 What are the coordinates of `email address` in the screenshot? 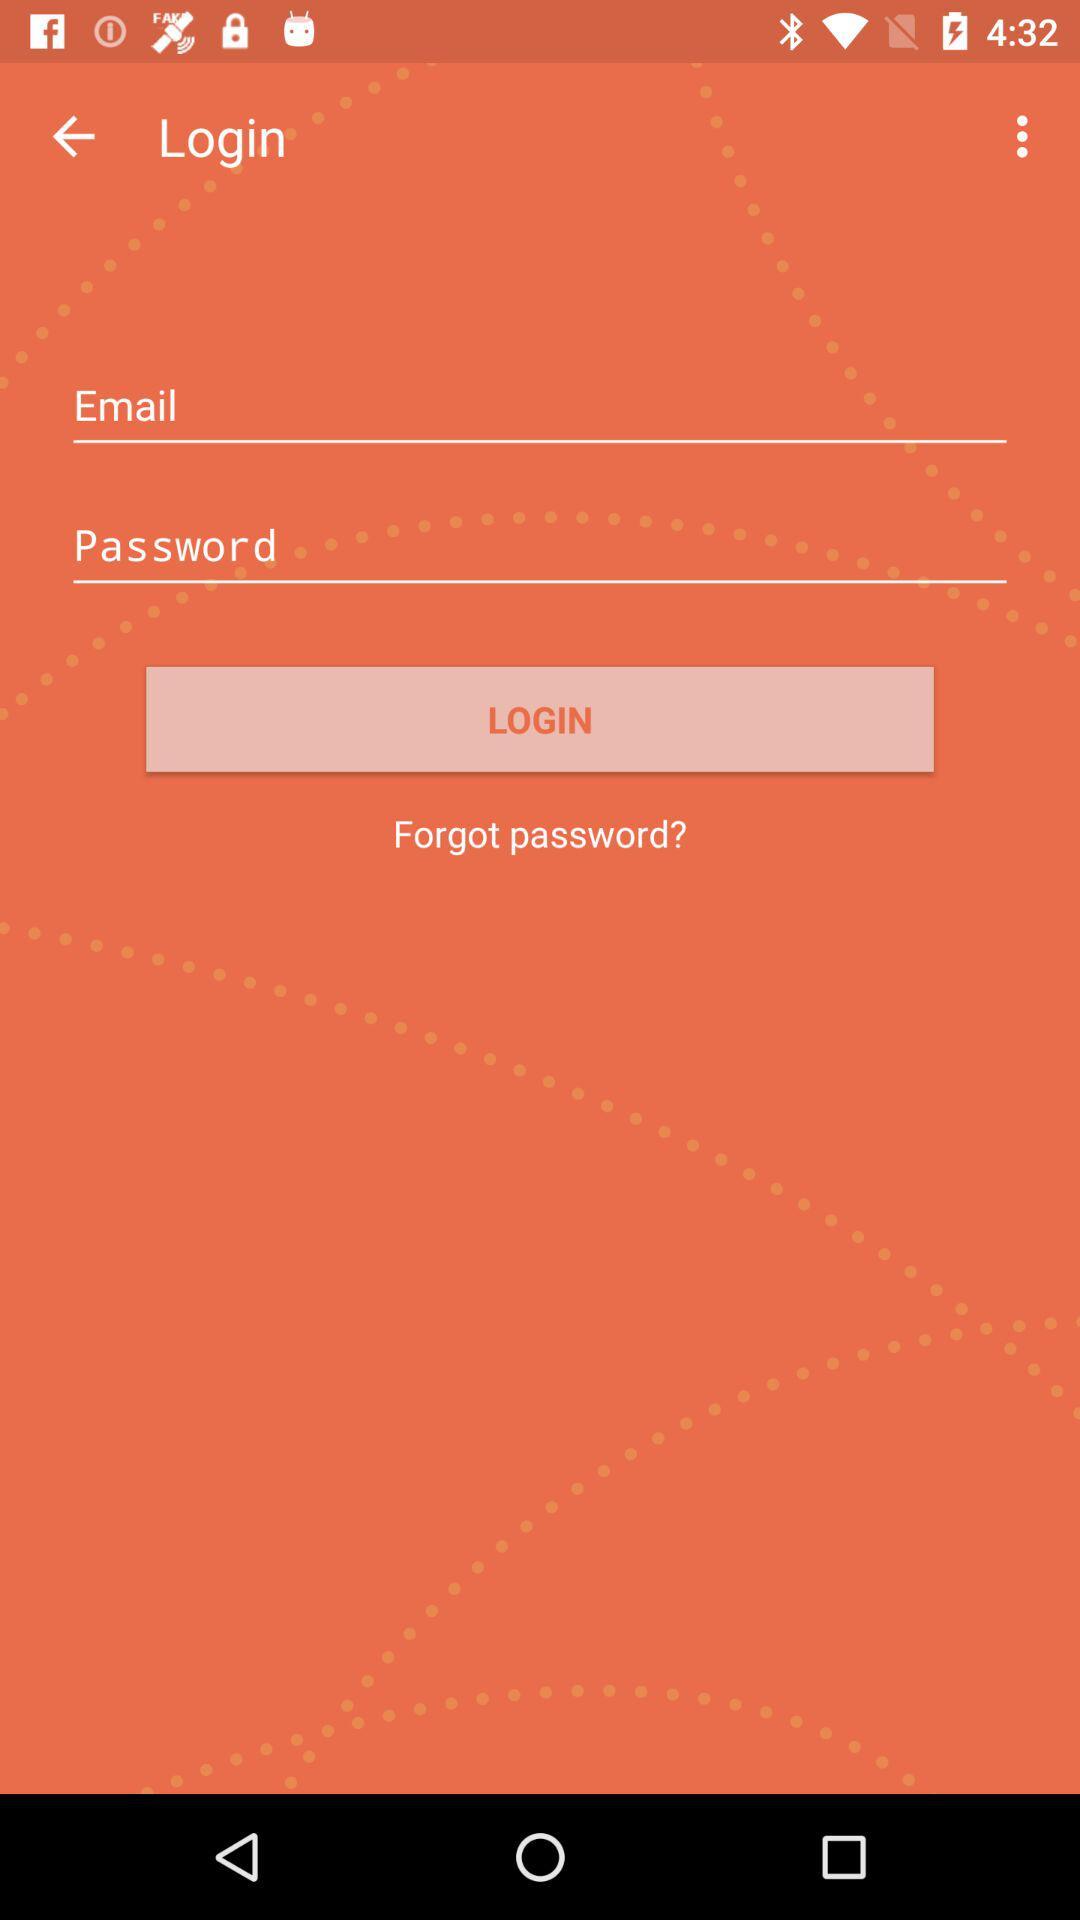 It's located at (540, 406).